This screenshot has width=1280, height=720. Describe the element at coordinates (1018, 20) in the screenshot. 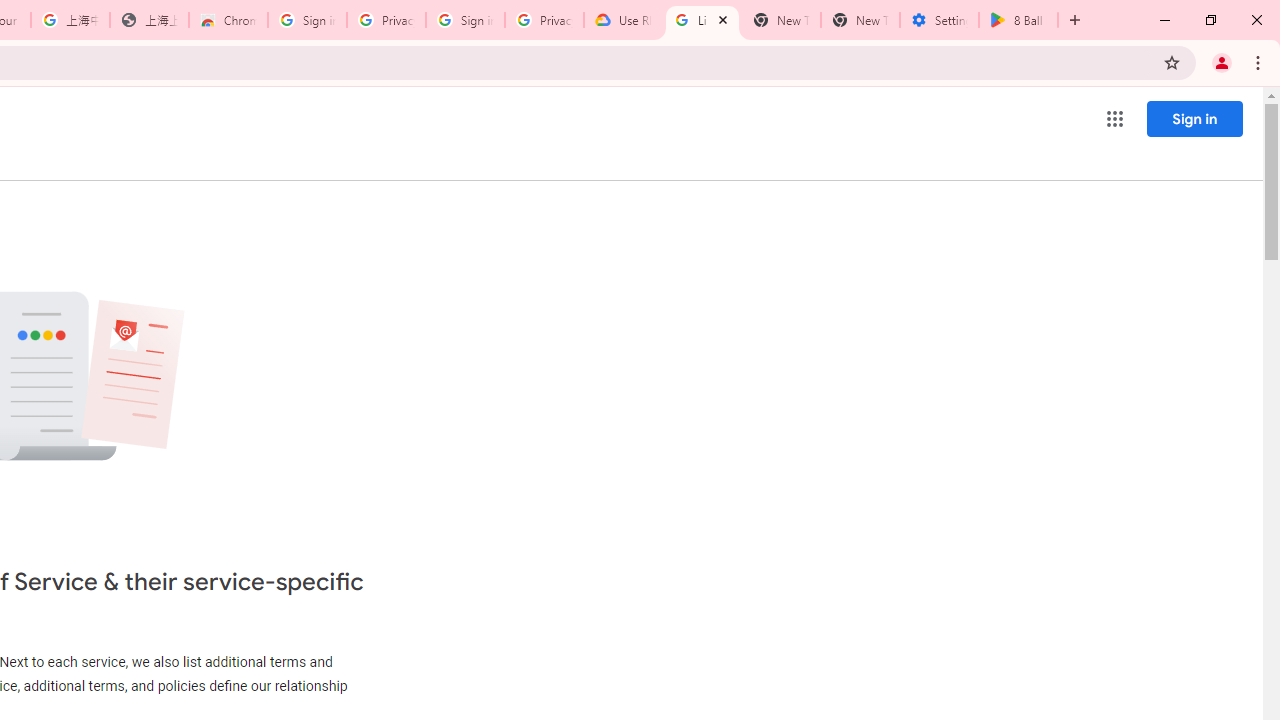

I see `'8 Ball Pool - Apps on Google Play'` at that location.